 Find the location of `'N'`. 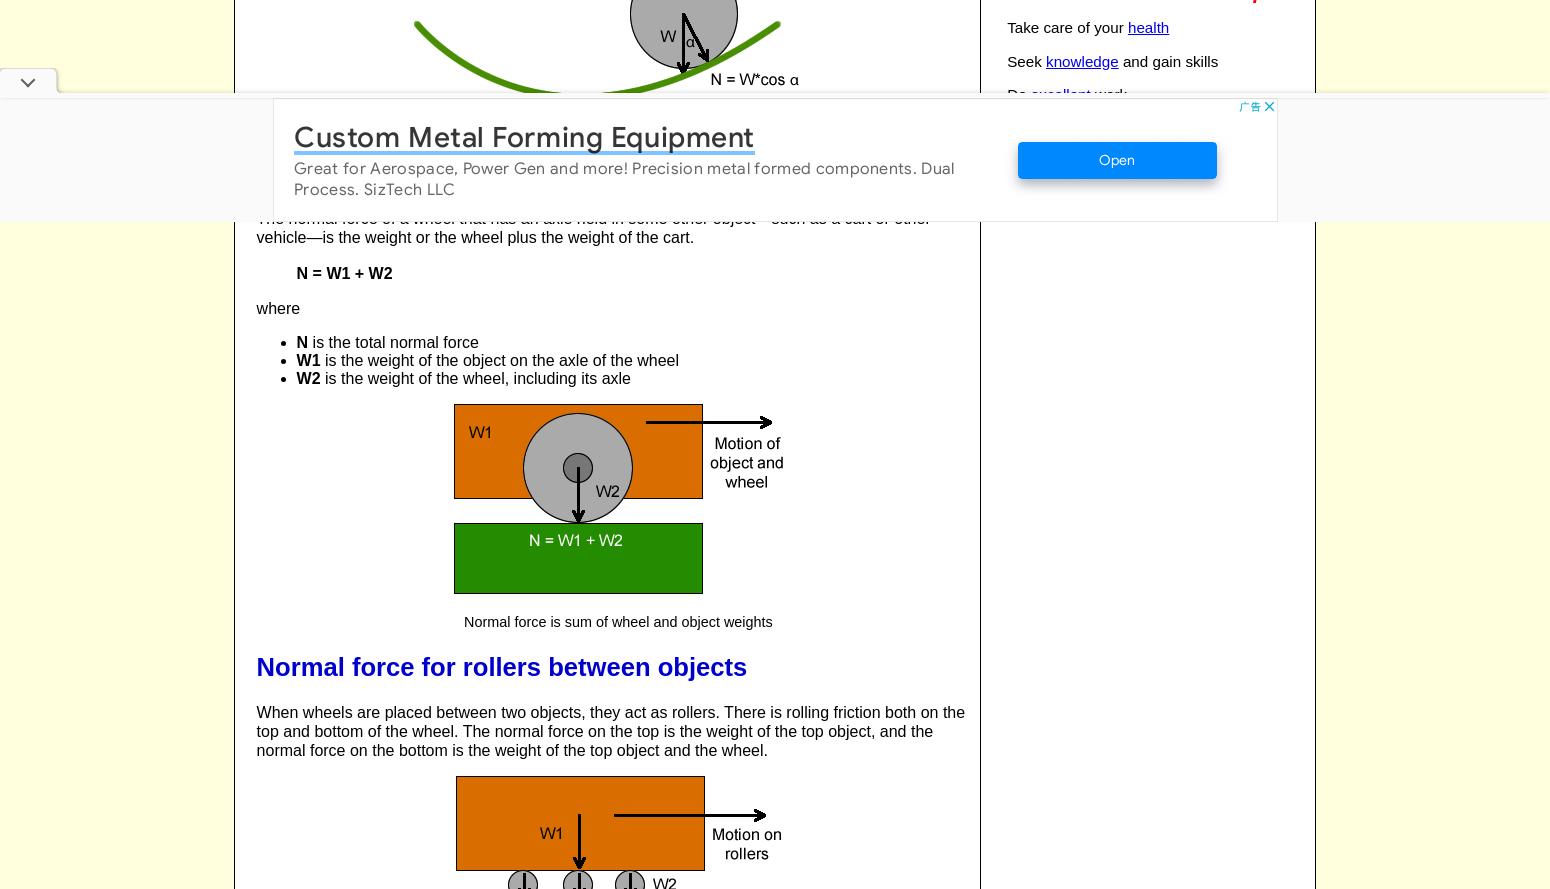

'N' is located at coordinates (301, 340).